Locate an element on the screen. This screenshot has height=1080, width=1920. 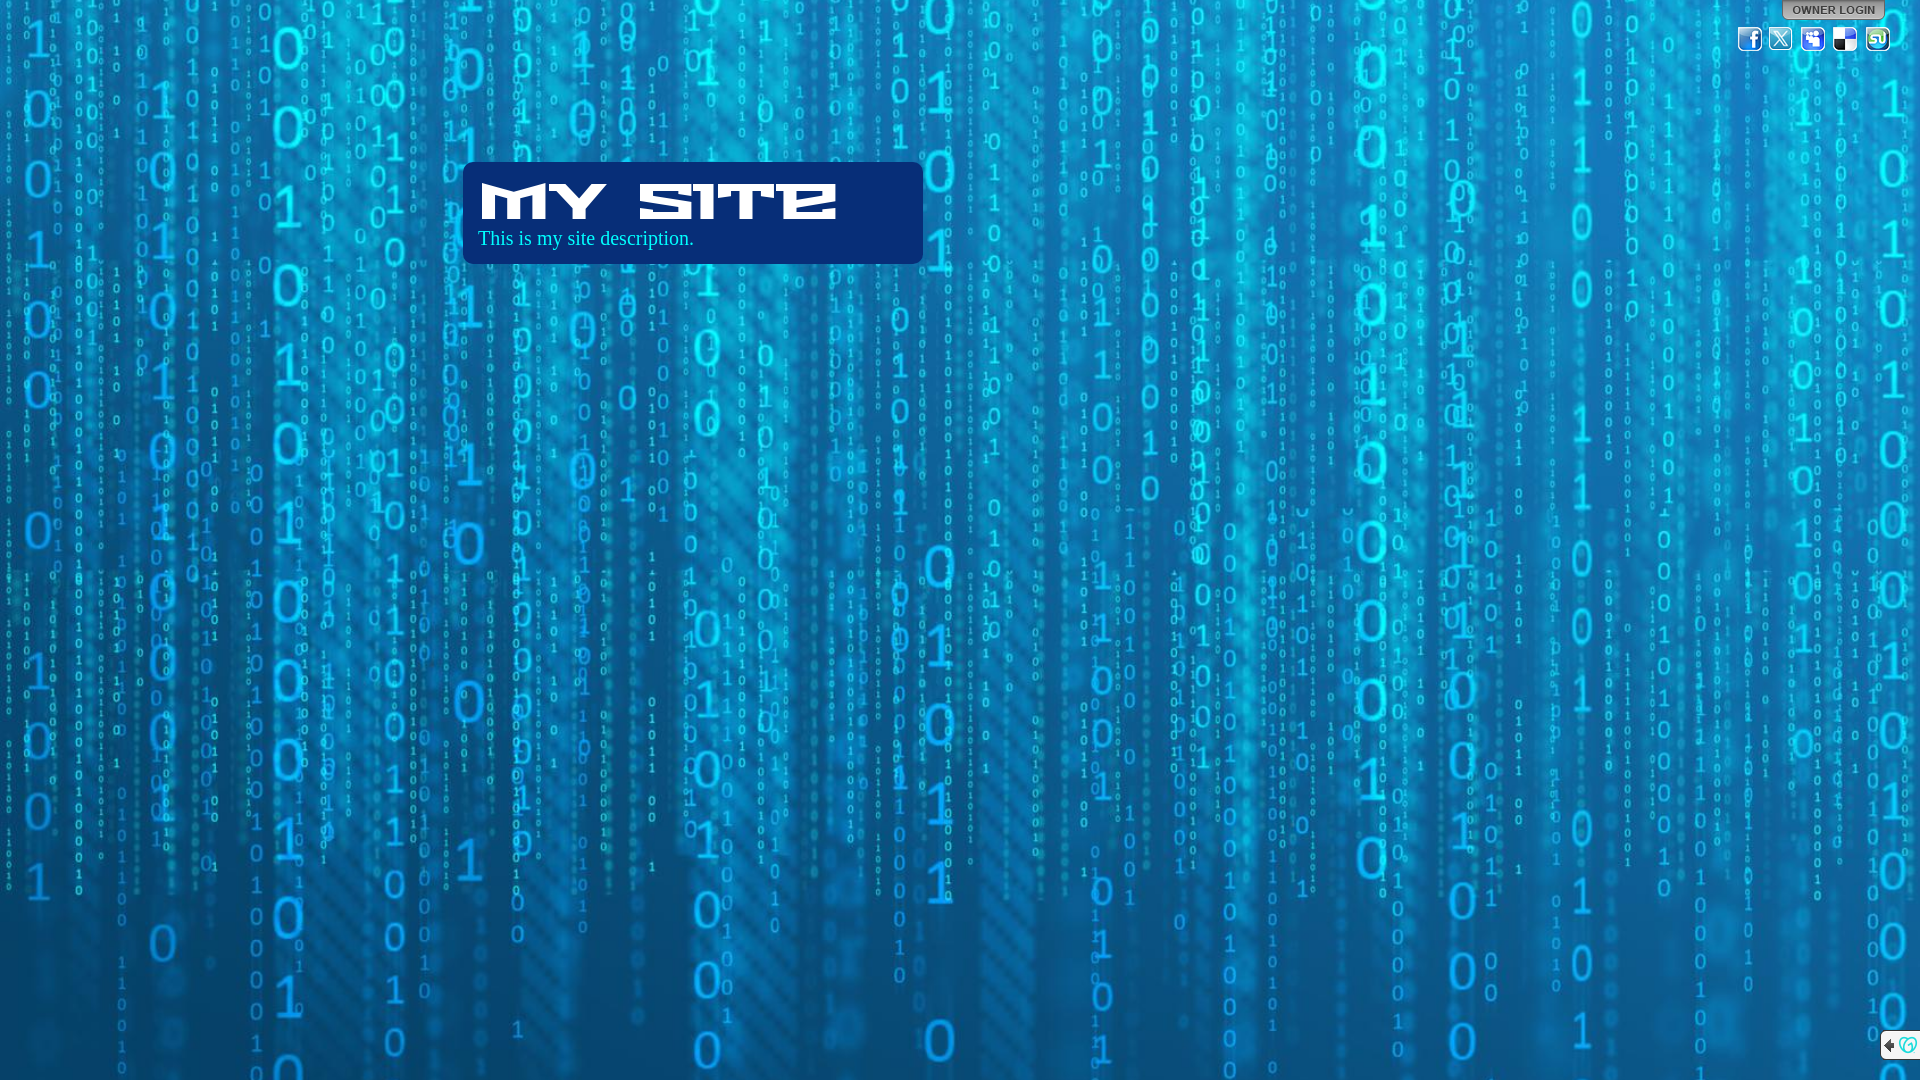
'Del.icio.us' is located at coordinates (1845, 38).